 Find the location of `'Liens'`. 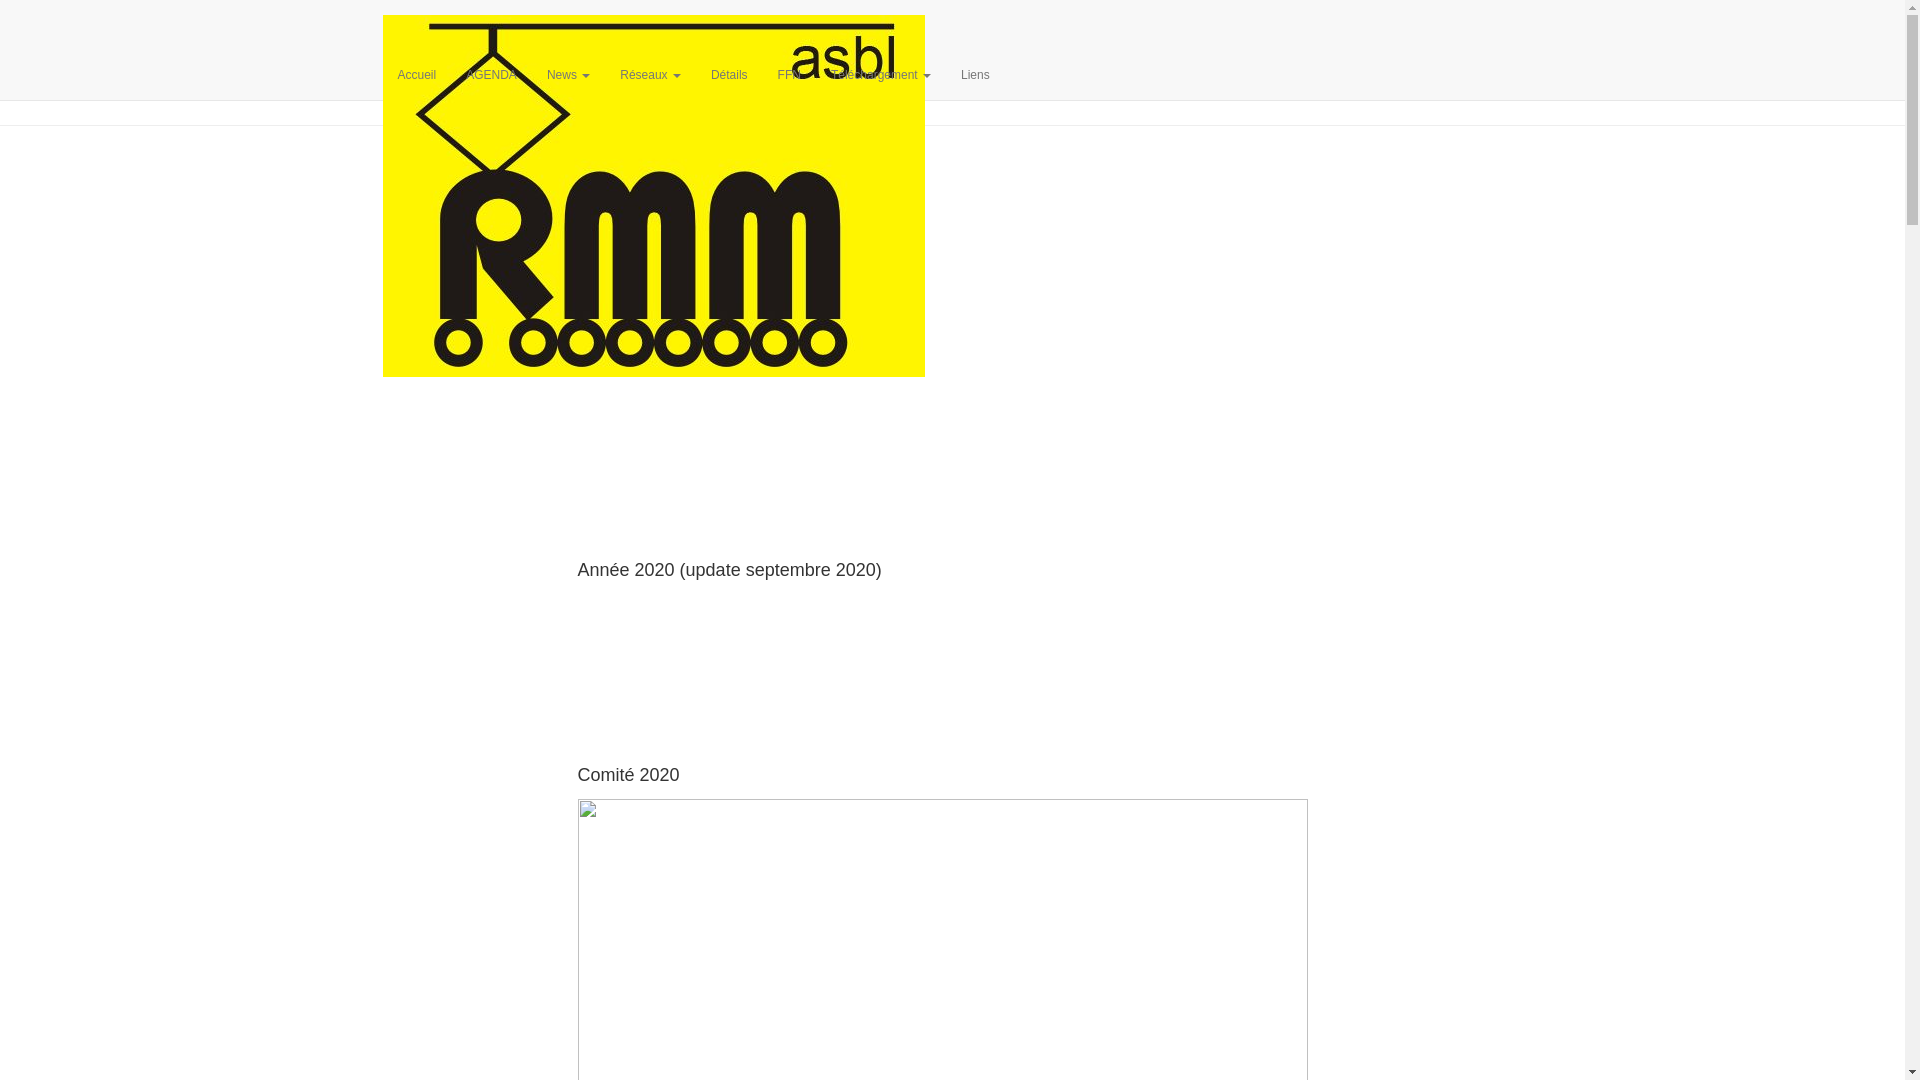

'Liens' is located at coordinates (975, 73).